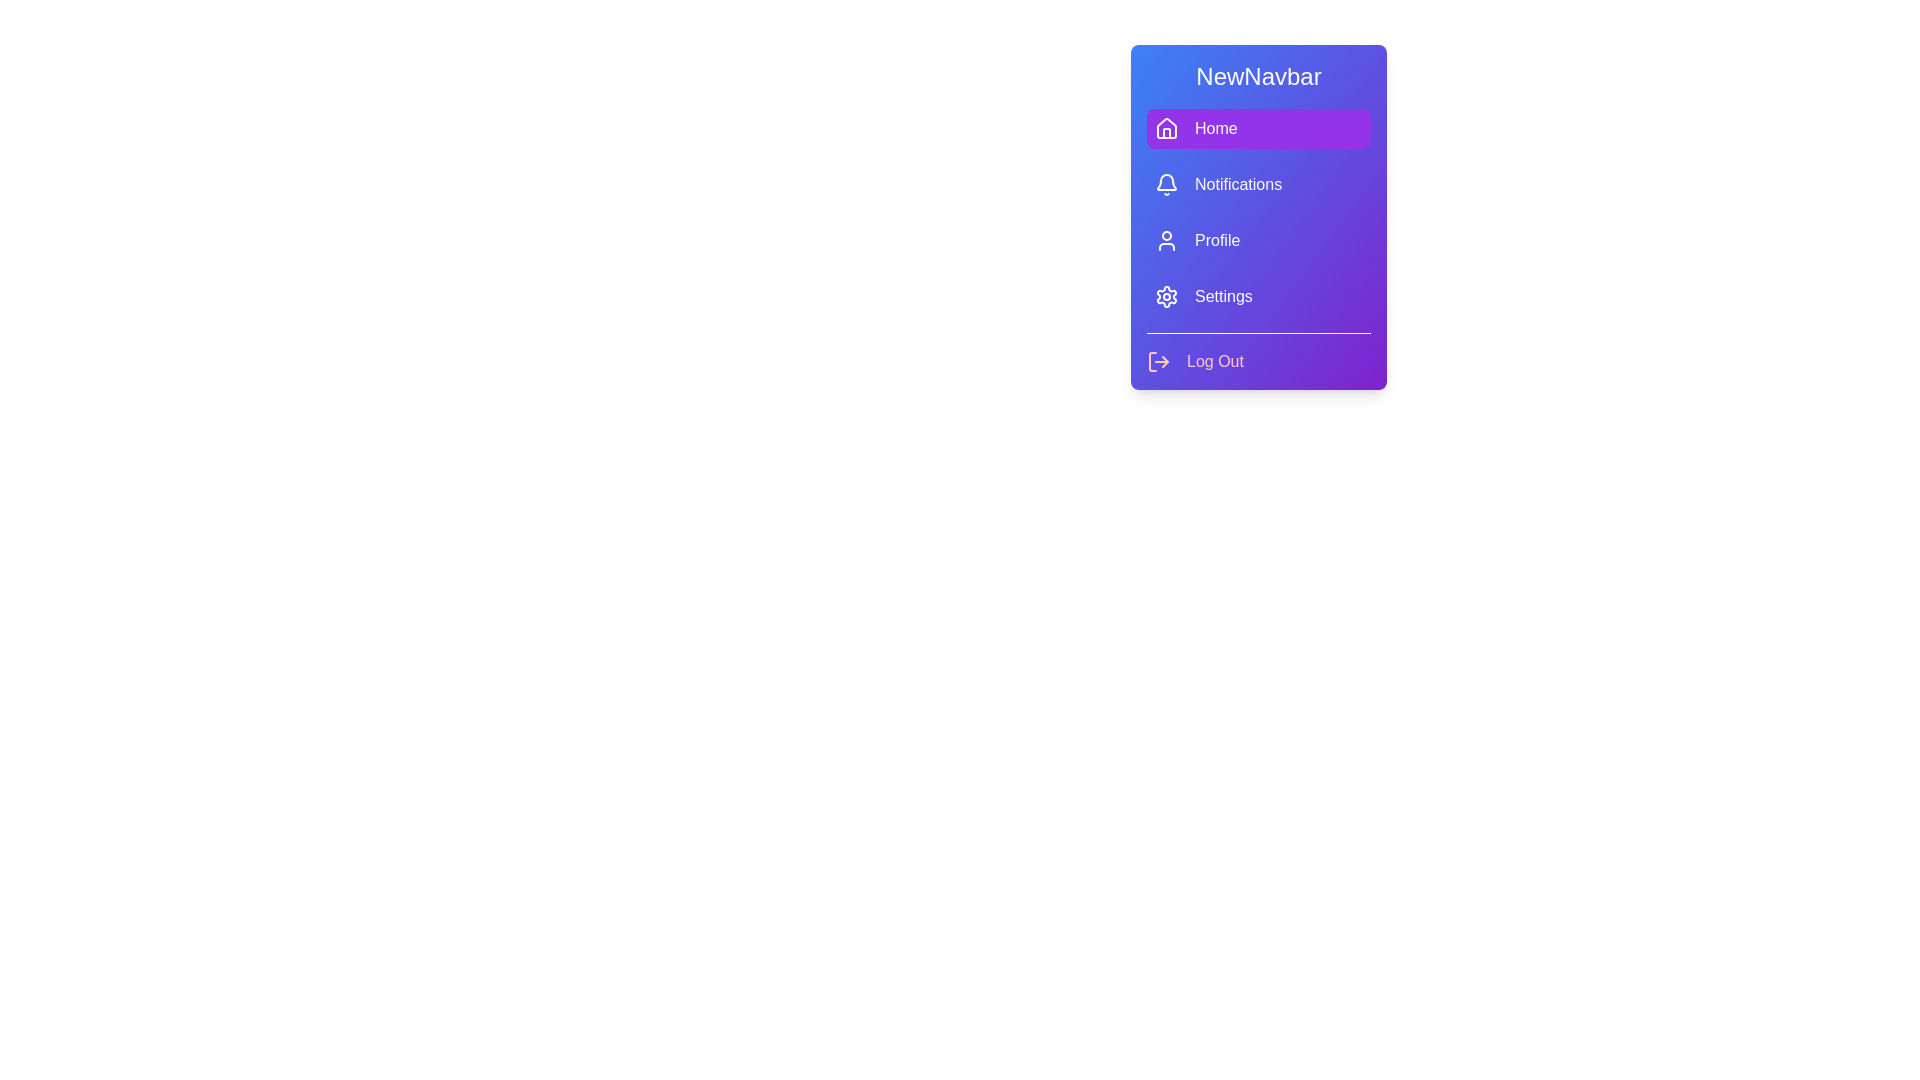 This screenshot has height=1080, width=1920. Describe the element at coordinates (1257, 76) in the screenshot. I see `the text label displaying 'NewNavbar' at the top of the navigation menu, which has a gradient background from blue to purple and white text` at that location.